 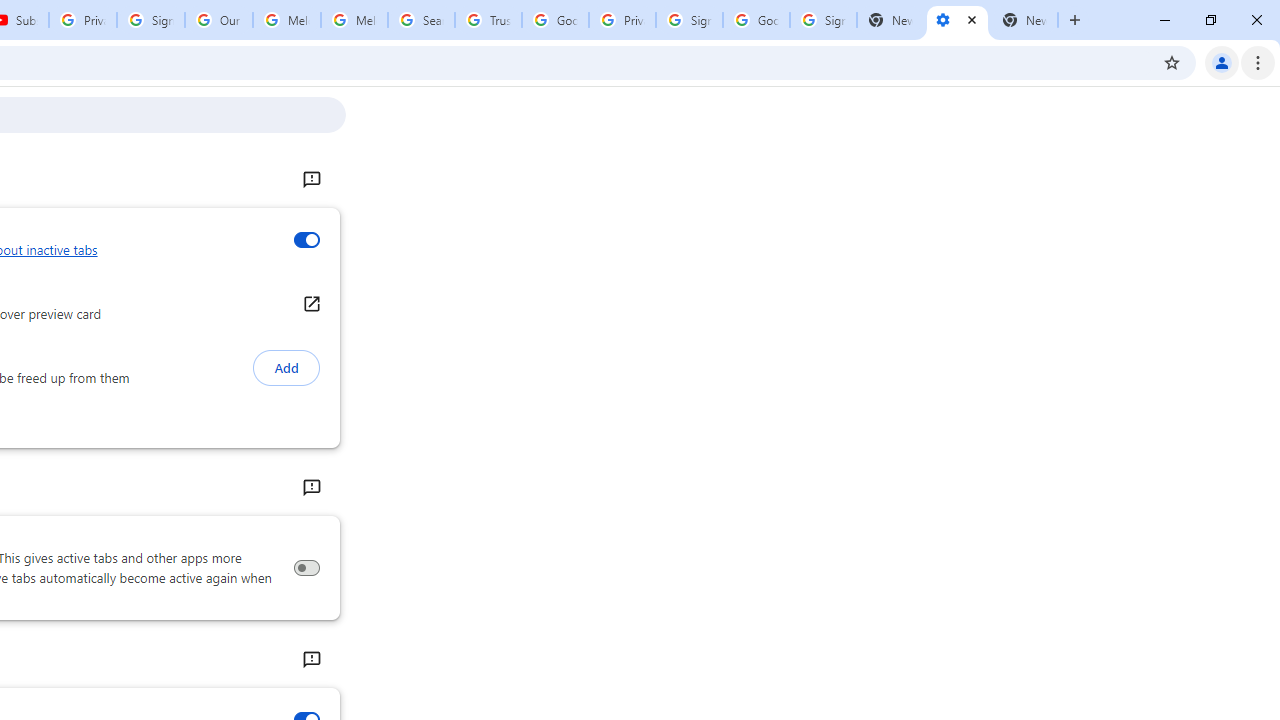 What do you see at coordinates (310, 488) in the screenshot?
I see `'Memory'` at bounding box center [310, 488].